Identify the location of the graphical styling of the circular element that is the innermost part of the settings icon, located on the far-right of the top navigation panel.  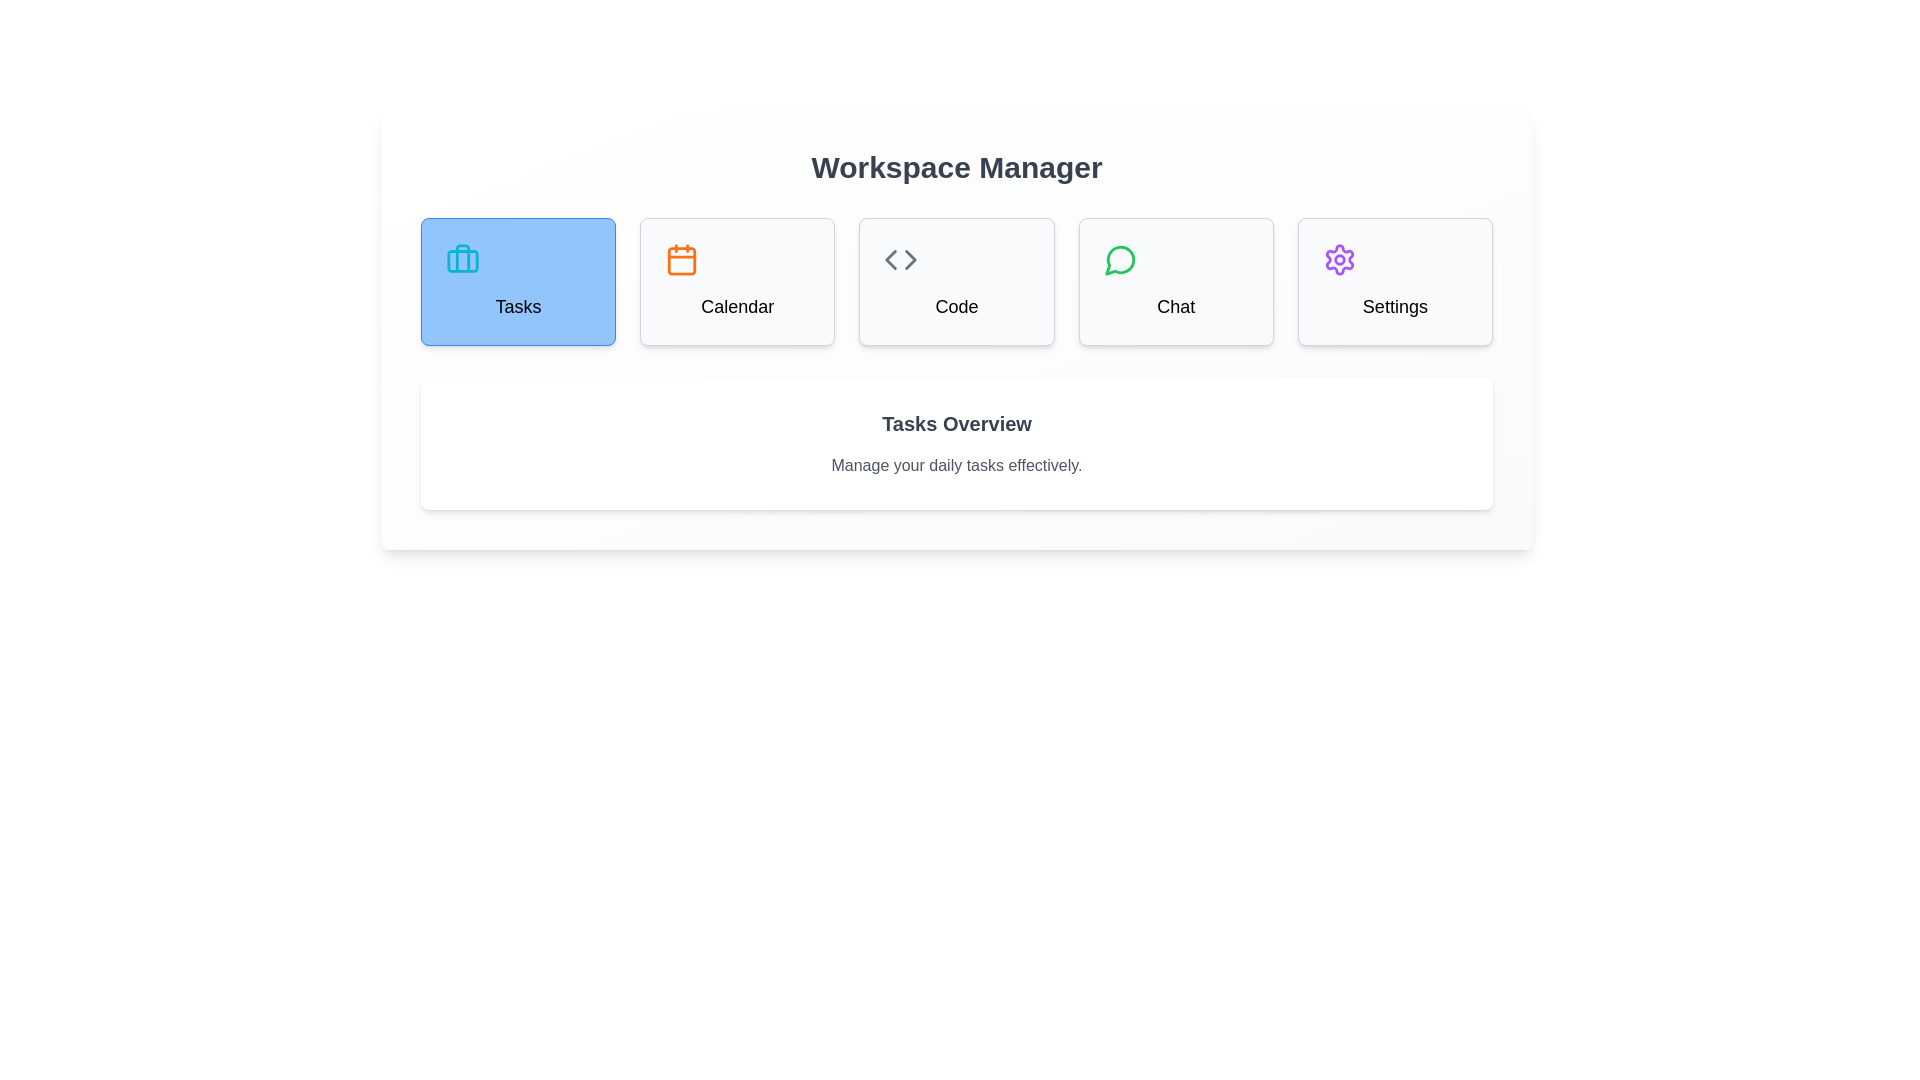
(1339, 258).